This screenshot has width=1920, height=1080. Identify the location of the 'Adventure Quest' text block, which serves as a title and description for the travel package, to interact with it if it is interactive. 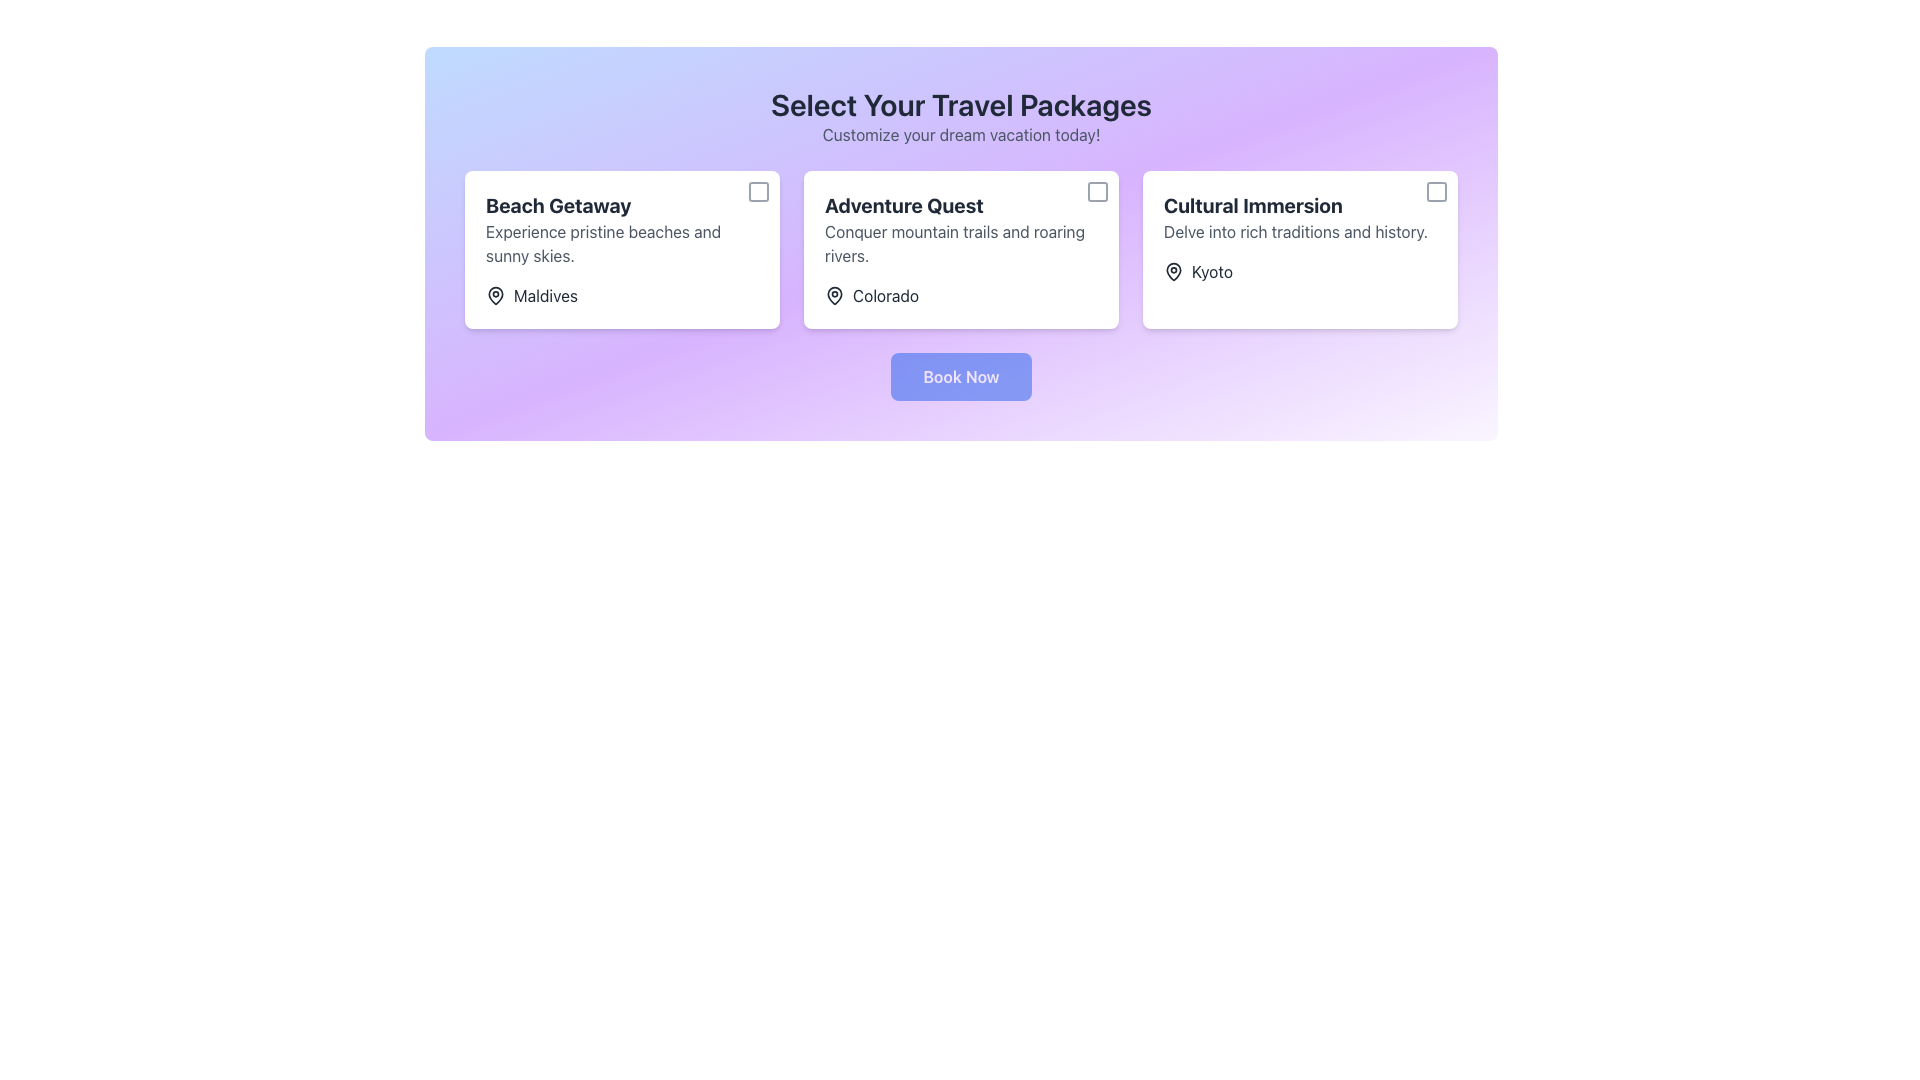
(961, 229).